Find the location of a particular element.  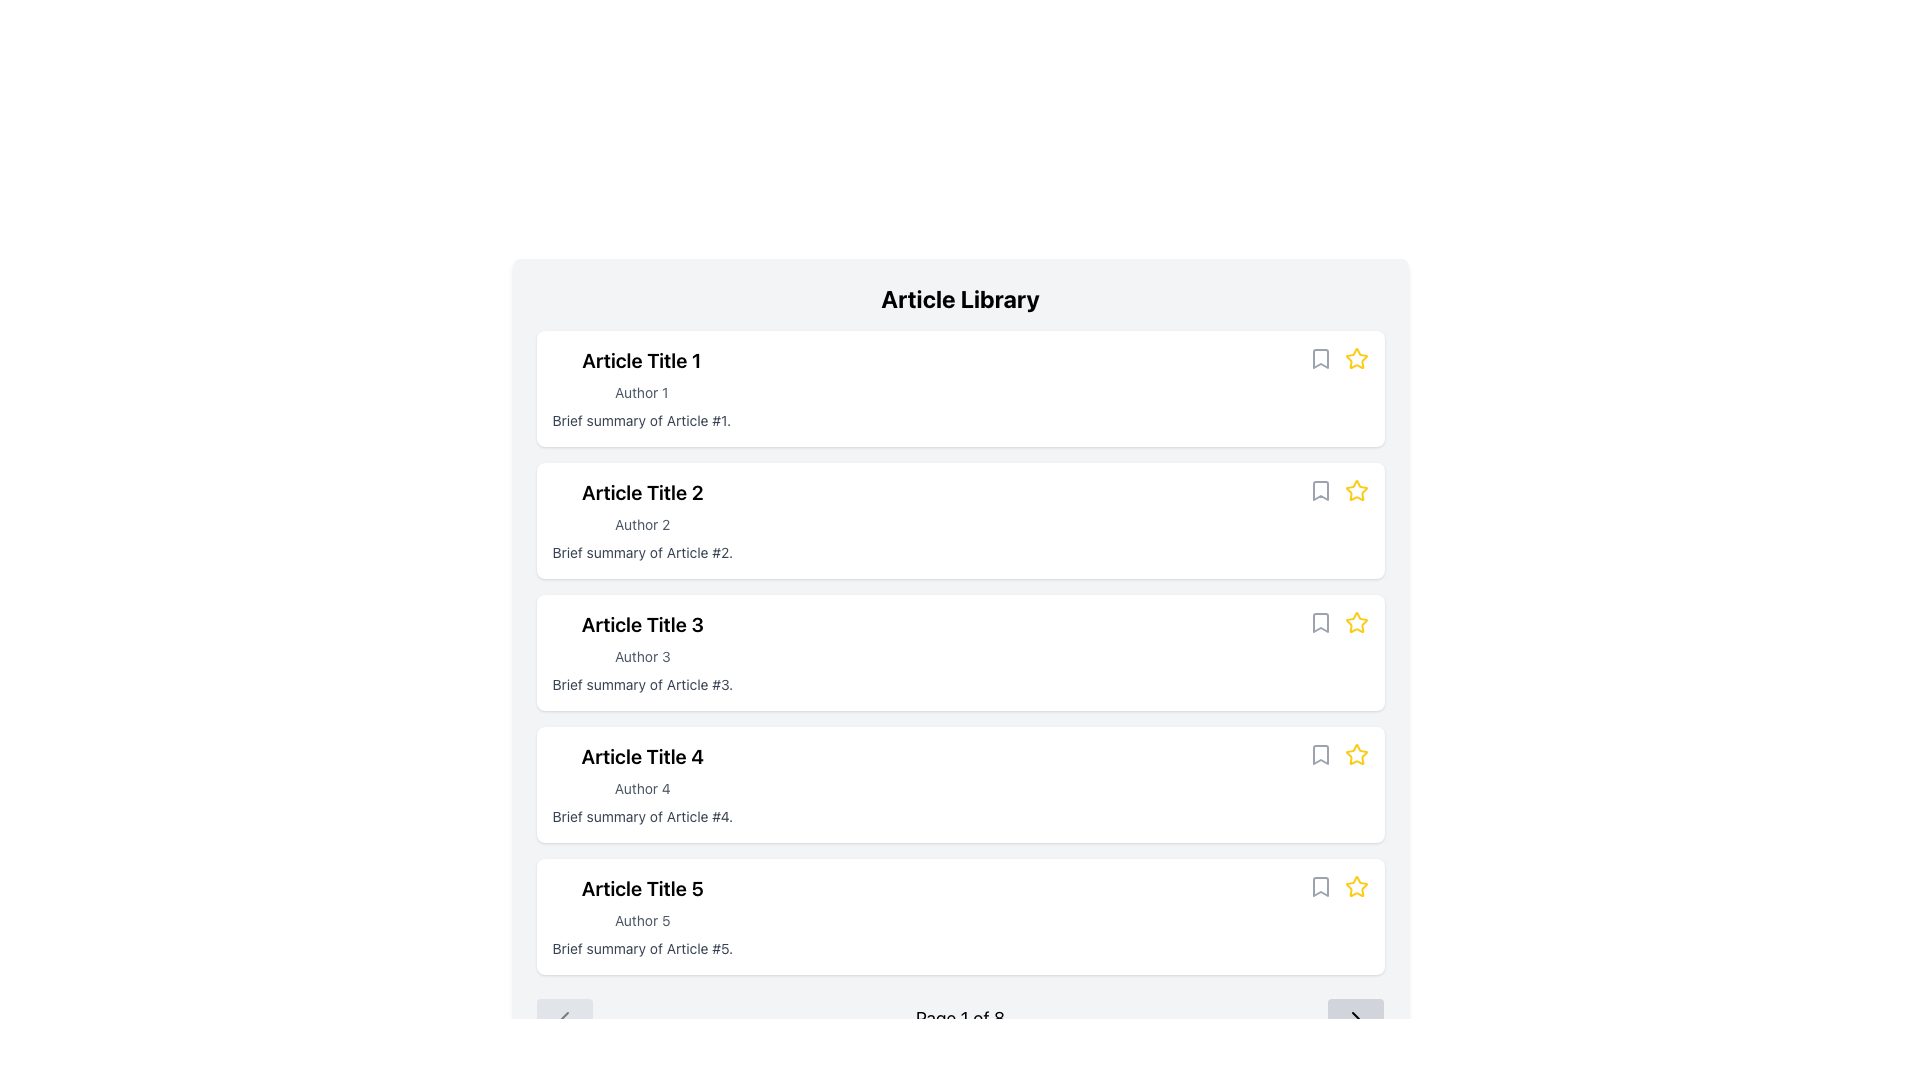

the third Card component in the Article Library list is located at coordinates (642, 652).